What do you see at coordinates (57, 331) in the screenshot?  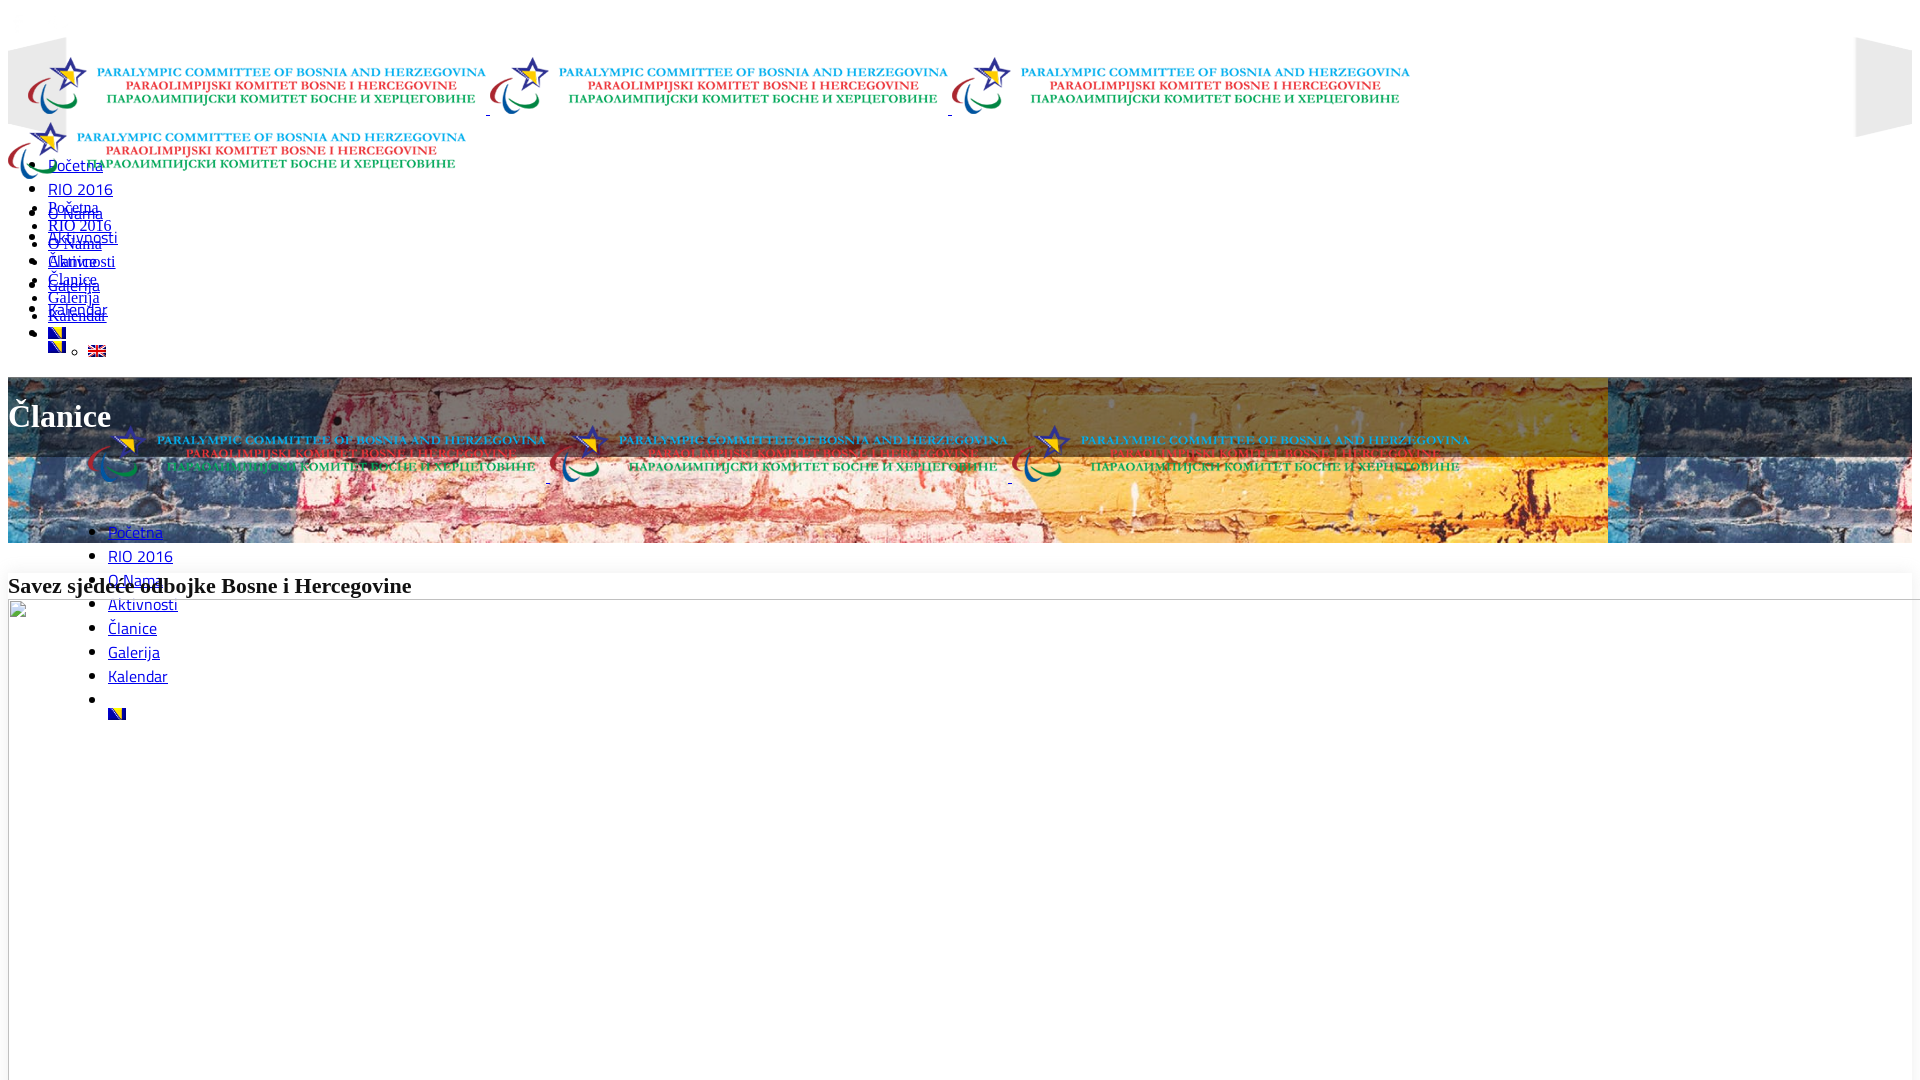 I see `'Bosnian'` at bounding box center [57, 331].